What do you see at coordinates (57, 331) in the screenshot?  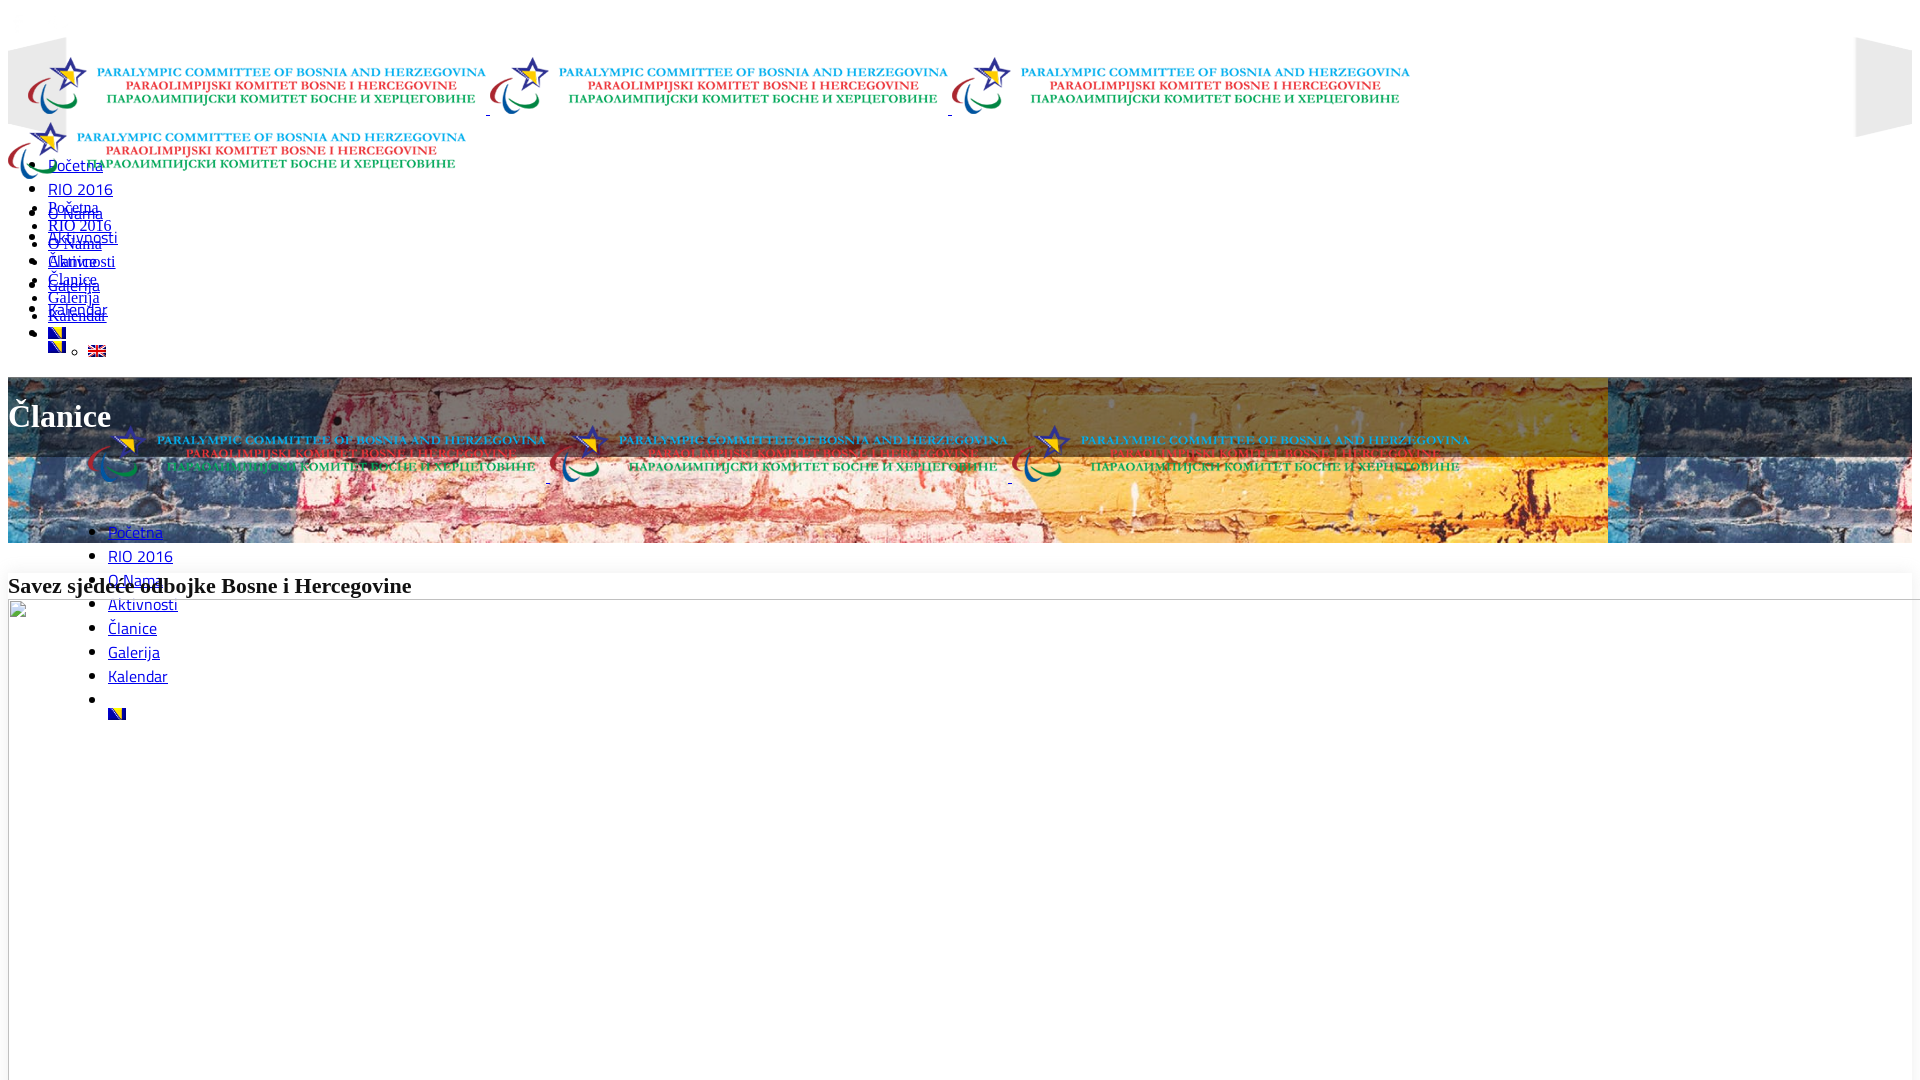 I see `'Bosnian'` at bounding box center [57, 331].